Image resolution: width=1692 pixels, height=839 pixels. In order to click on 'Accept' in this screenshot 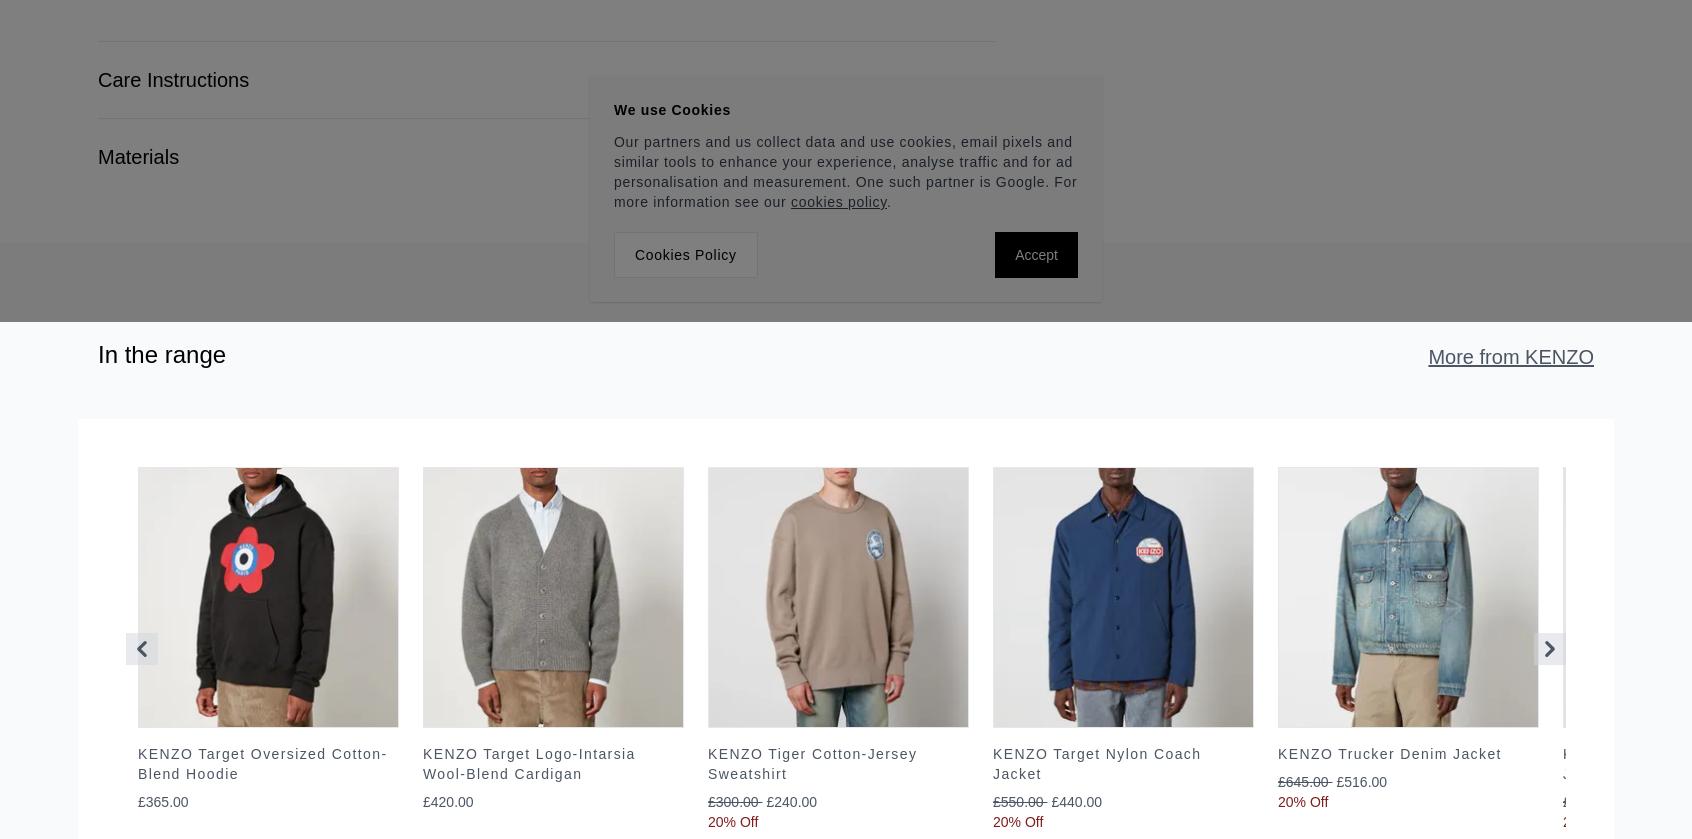, I will do `click(1014, 254)`.